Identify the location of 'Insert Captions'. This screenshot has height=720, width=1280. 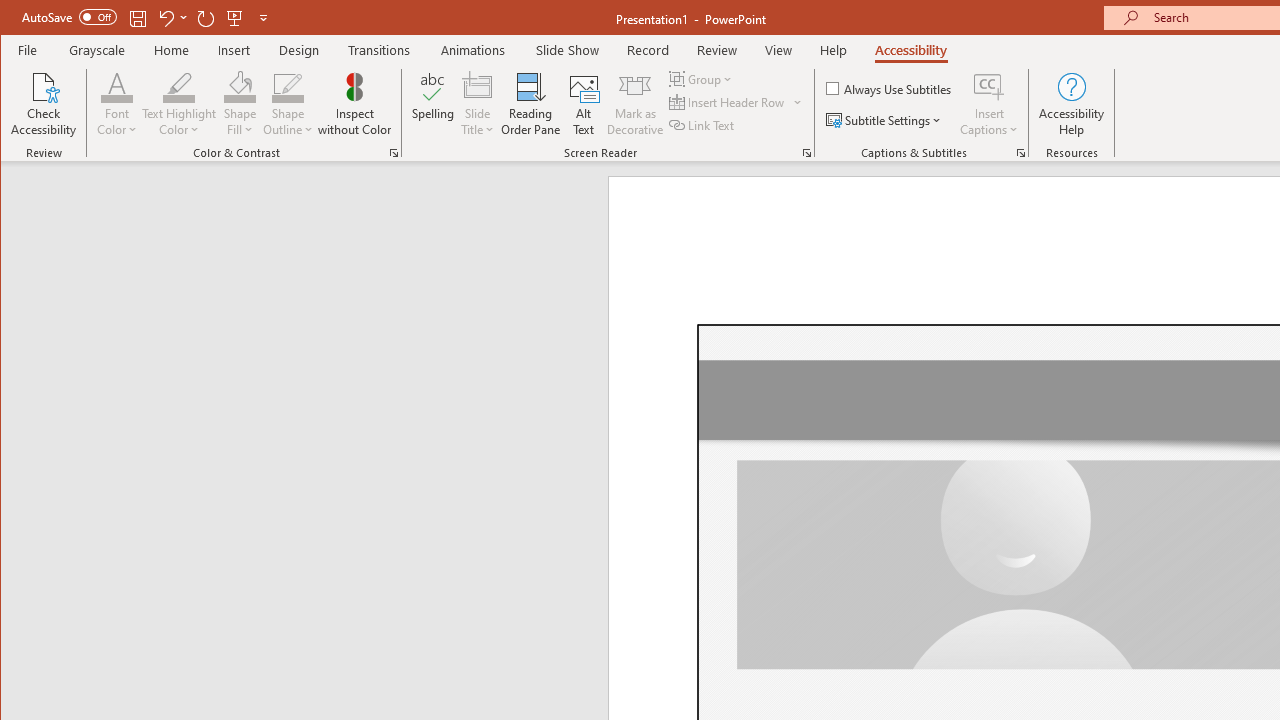
(989, 104).